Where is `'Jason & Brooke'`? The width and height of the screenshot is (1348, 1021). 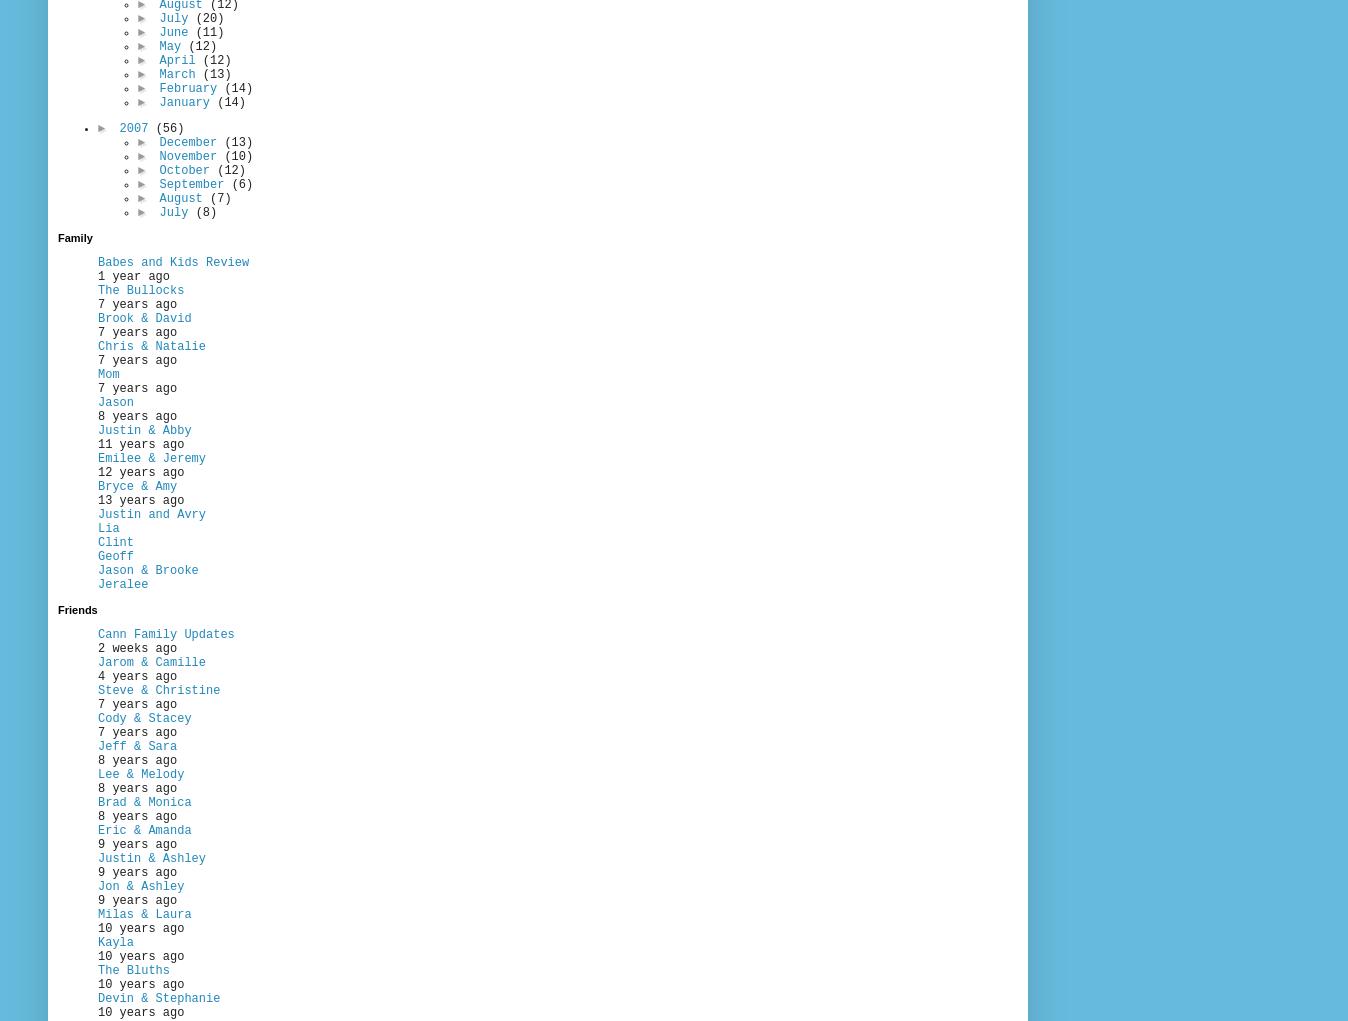 'Jason & Brooke' is located at coordinates (96, 570).